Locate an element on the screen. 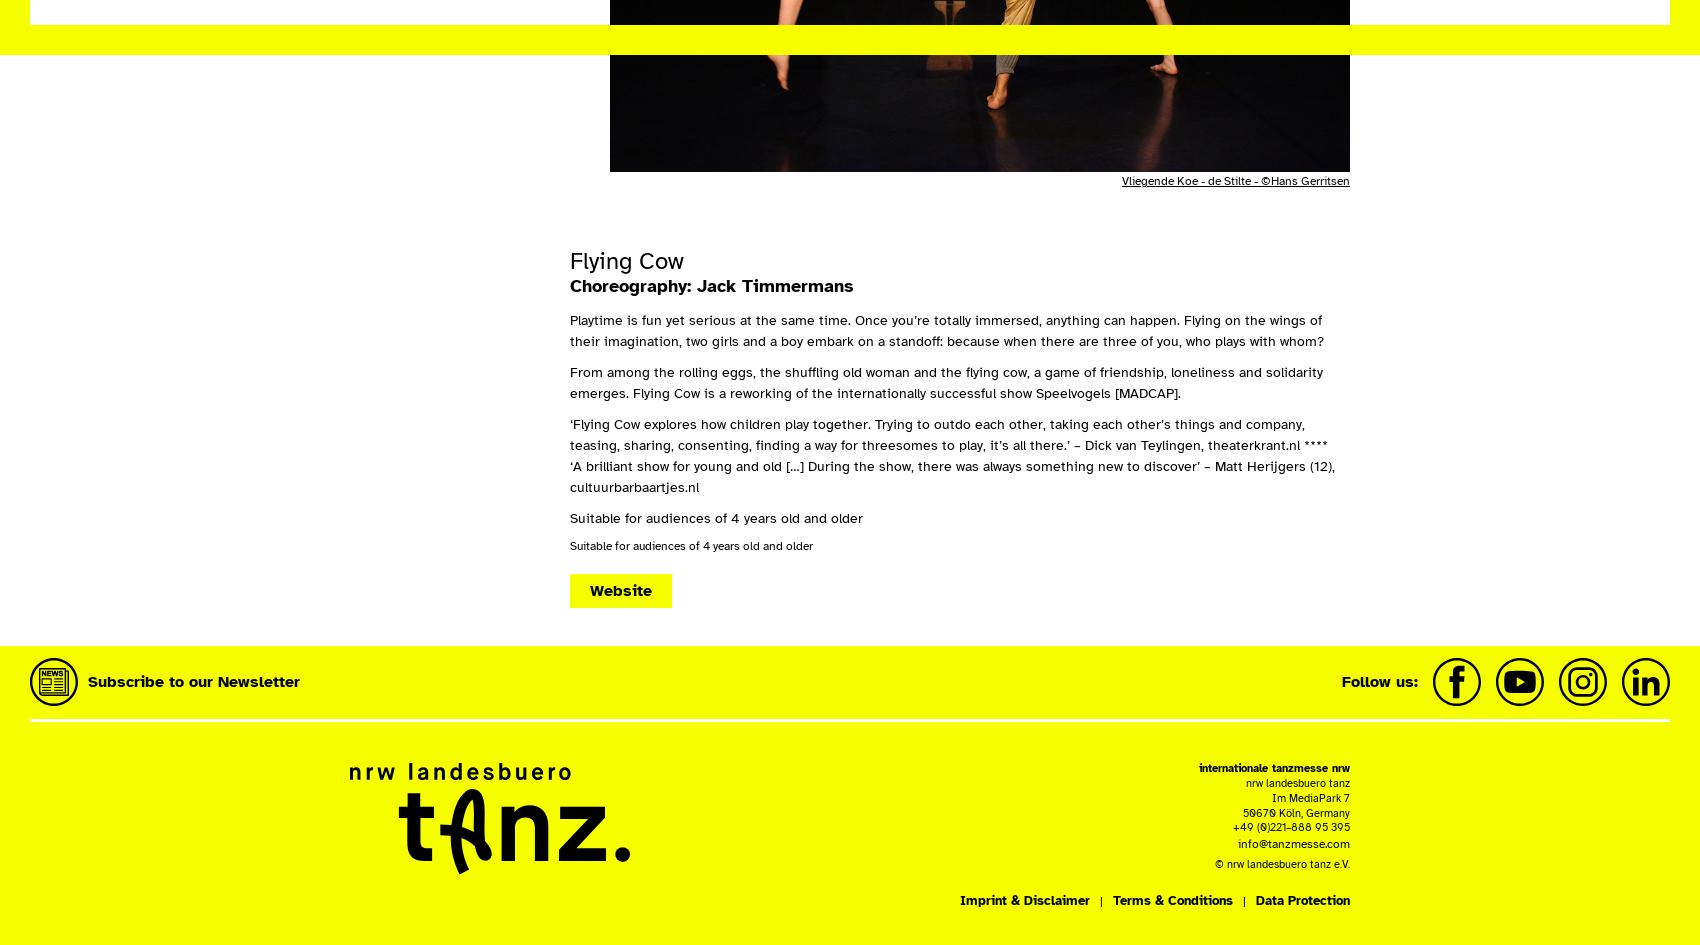 The image size is (1700, 945). '‘Flying Cow explores how children play together. Trying to outdo each other, taking each other’s things and company, teasing, sharing, consenting, finding a way for threesomes to play, it’s all there.’ – Dick van Teylingen, theaterkrant.nl ****' is located at coordinates (948, 434).